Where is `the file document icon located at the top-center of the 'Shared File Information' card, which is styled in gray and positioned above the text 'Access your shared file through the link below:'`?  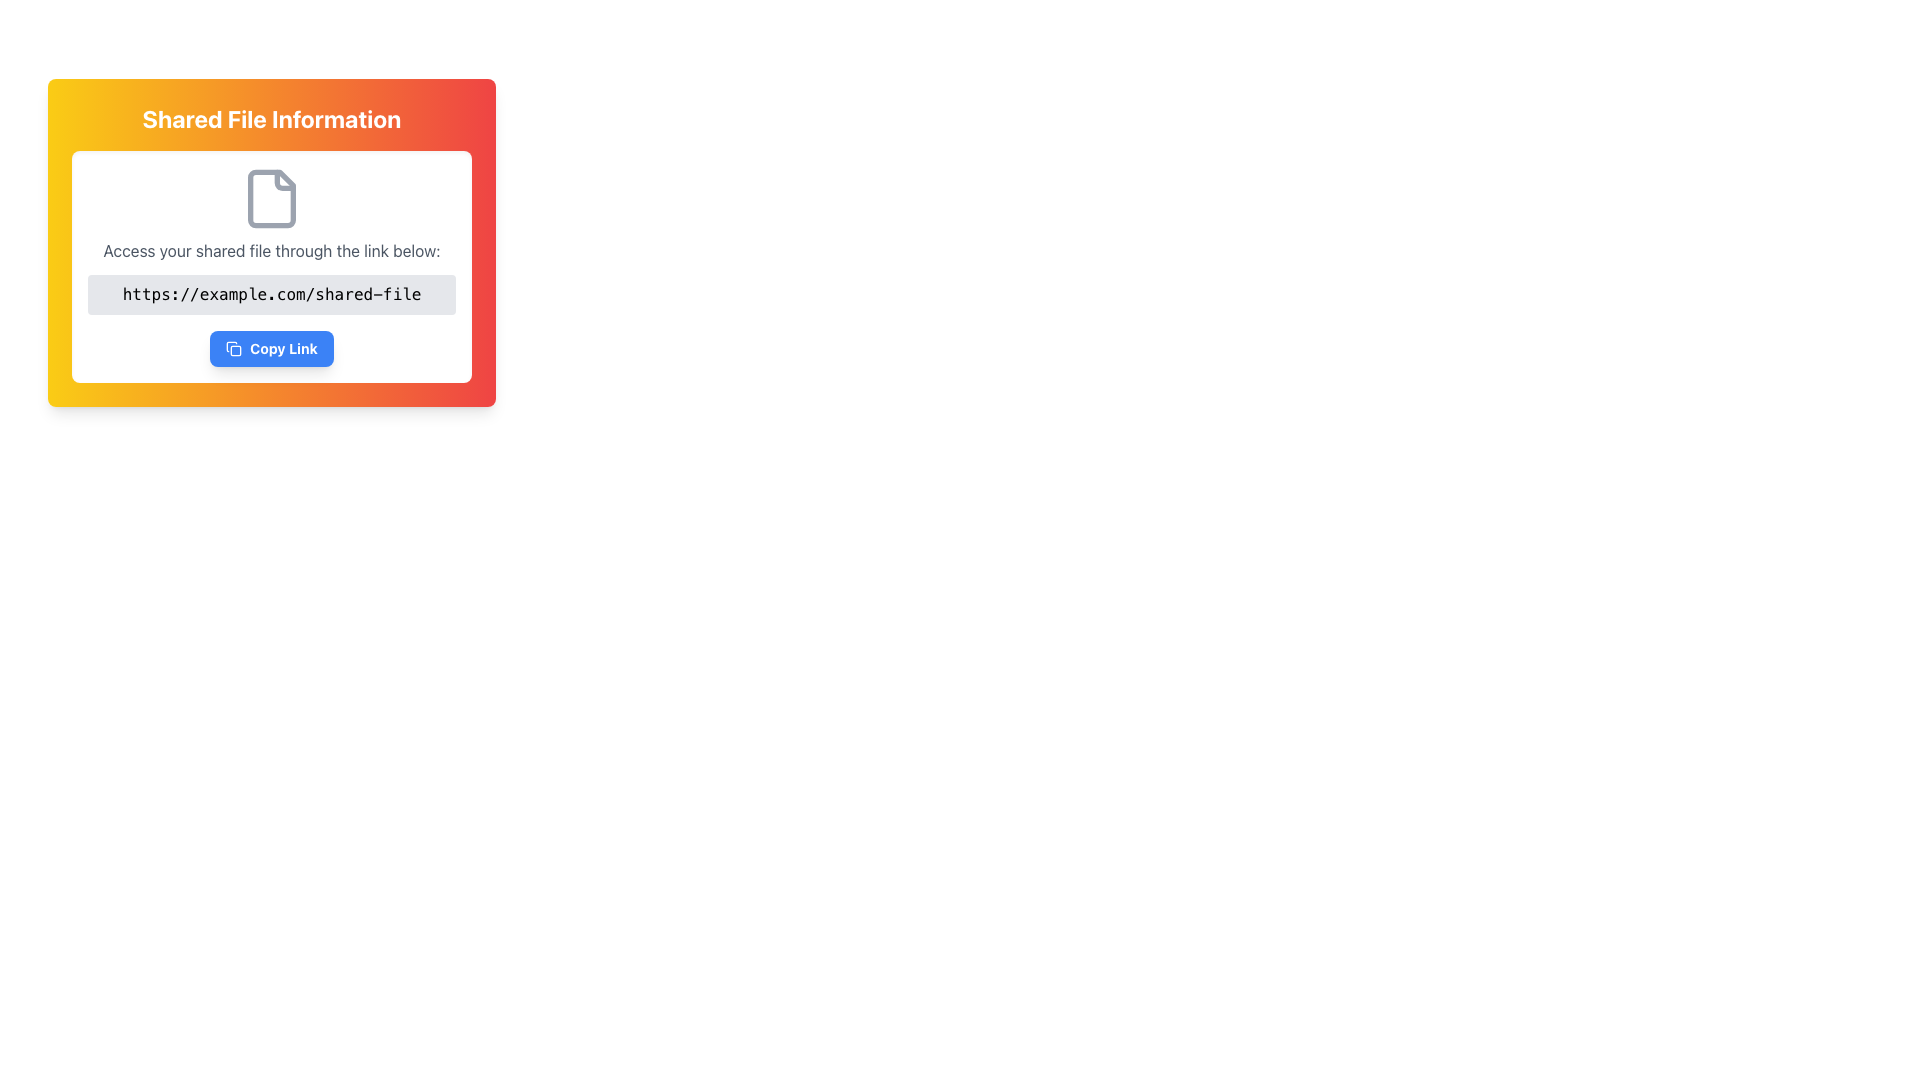
the file document icon located at the top-center of the 'Shared File Information' card, which is styled in gray and positioned above the text 'Access your shared file through the link below:' is located at coordinates (271, 199).